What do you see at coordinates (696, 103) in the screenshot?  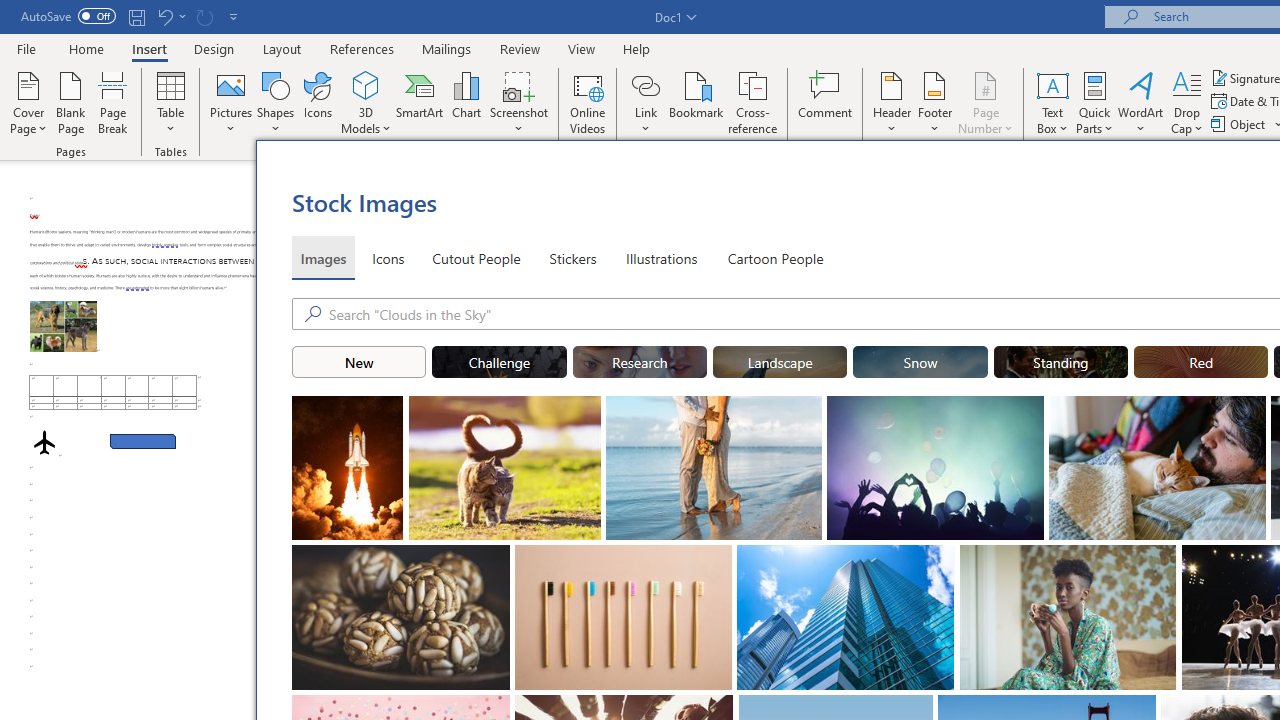 I see `'Bookmark...'` at bounding box center [696, 103].